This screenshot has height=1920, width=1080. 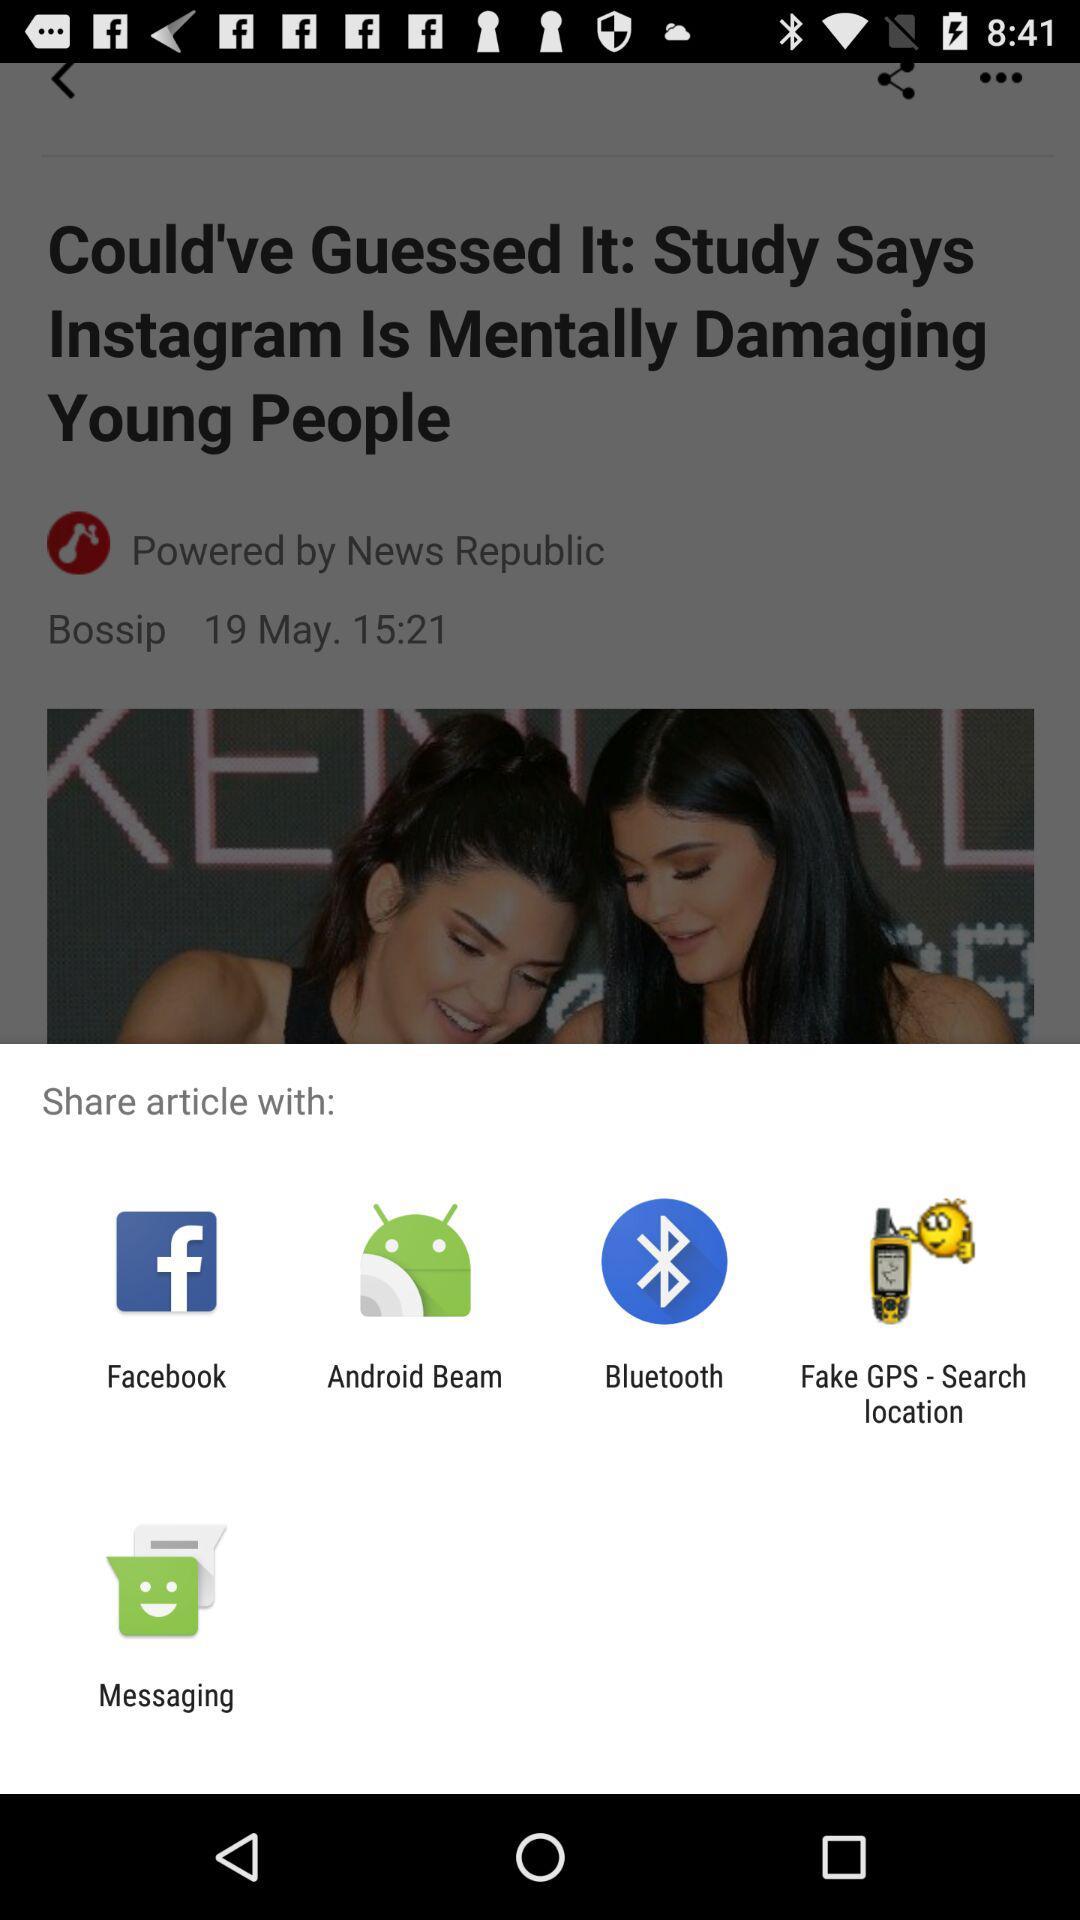 I want to click on facebook app, so click(x=165, y=1392).